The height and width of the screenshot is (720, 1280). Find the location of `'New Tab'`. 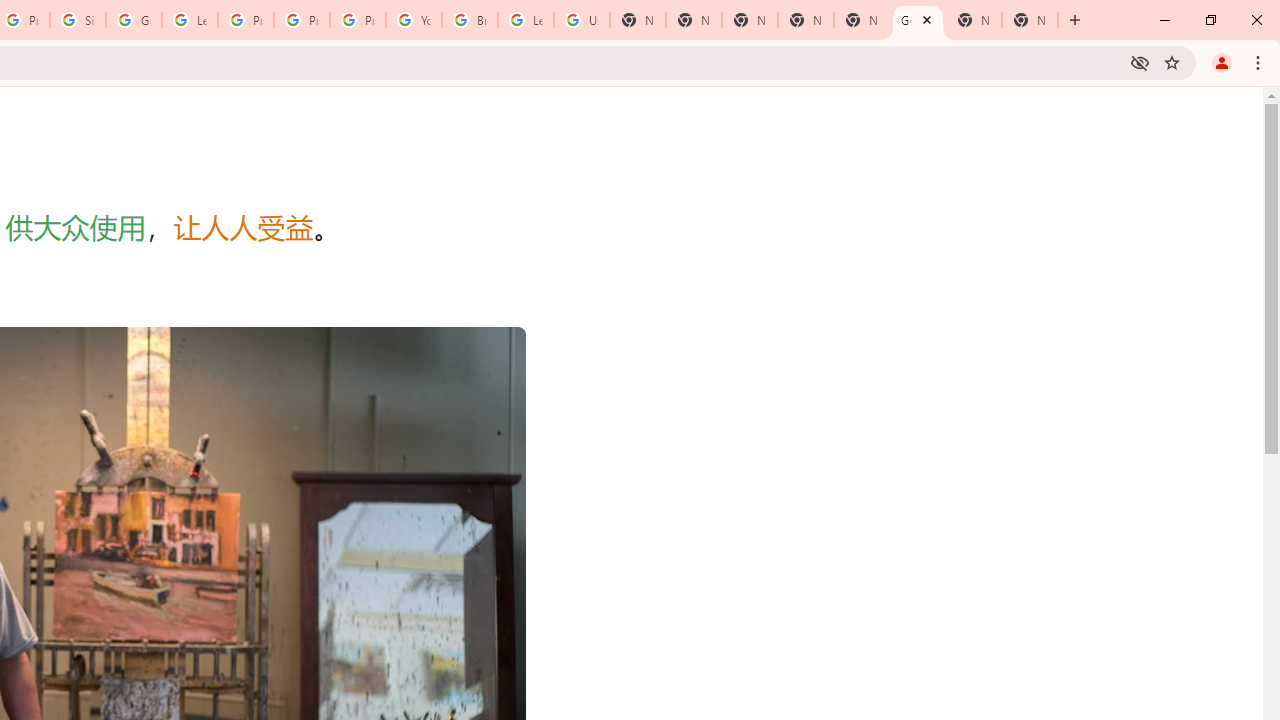

'New Tab' is located at coordinates (1030, 20).